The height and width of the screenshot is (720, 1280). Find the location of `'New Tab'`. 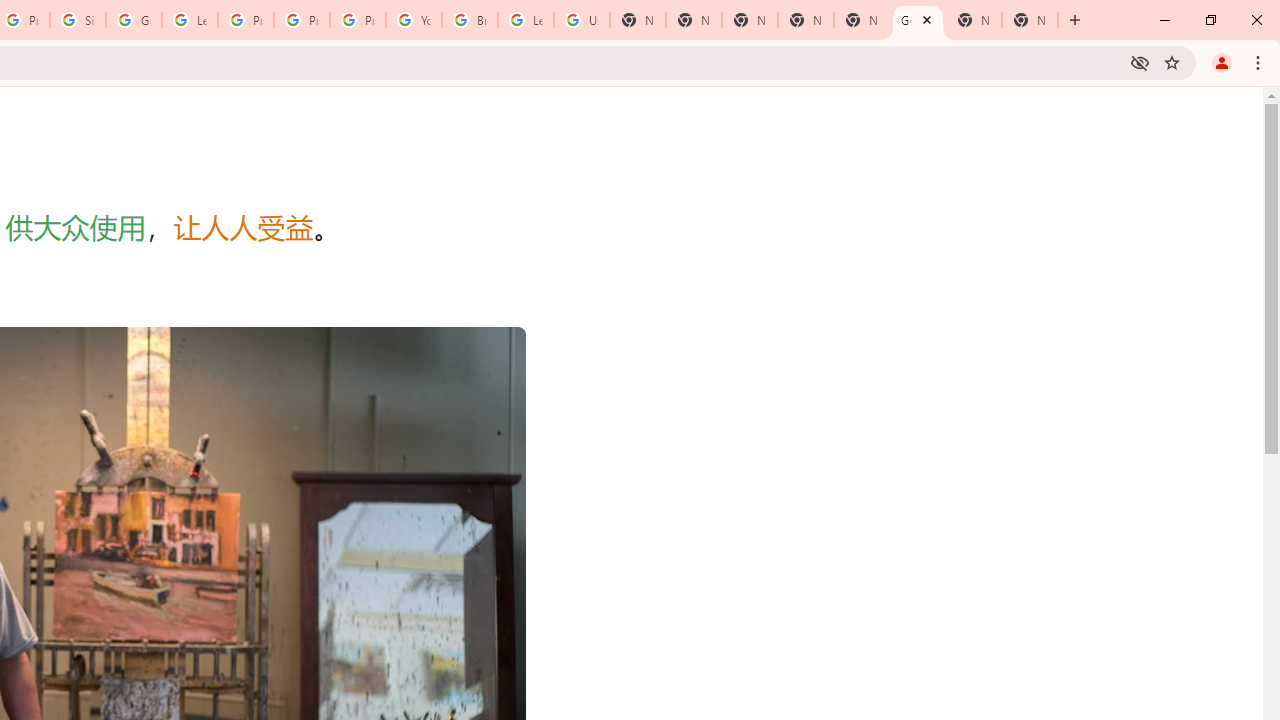

'New Tab' is located at coordinates (1030, 20).